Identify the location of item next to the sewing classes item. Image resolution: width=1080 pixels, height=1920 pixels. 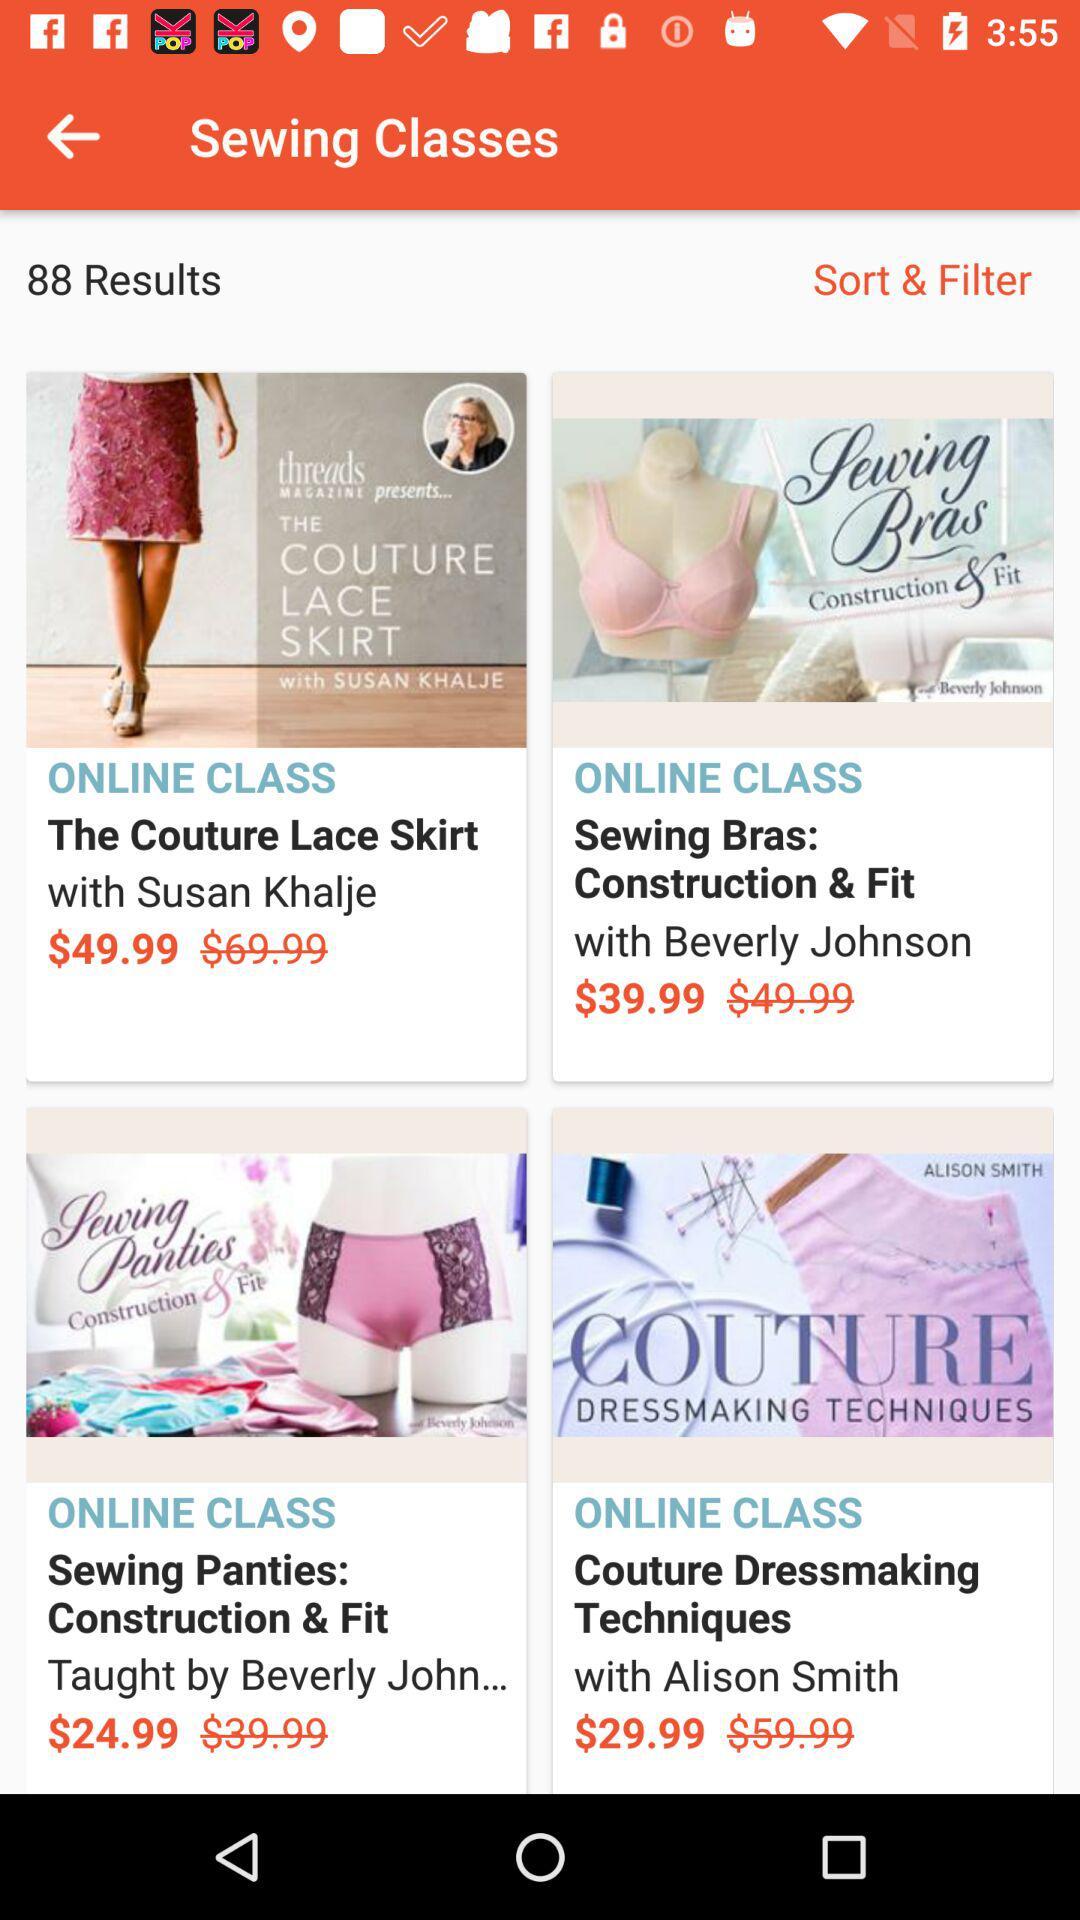
(72, 135).